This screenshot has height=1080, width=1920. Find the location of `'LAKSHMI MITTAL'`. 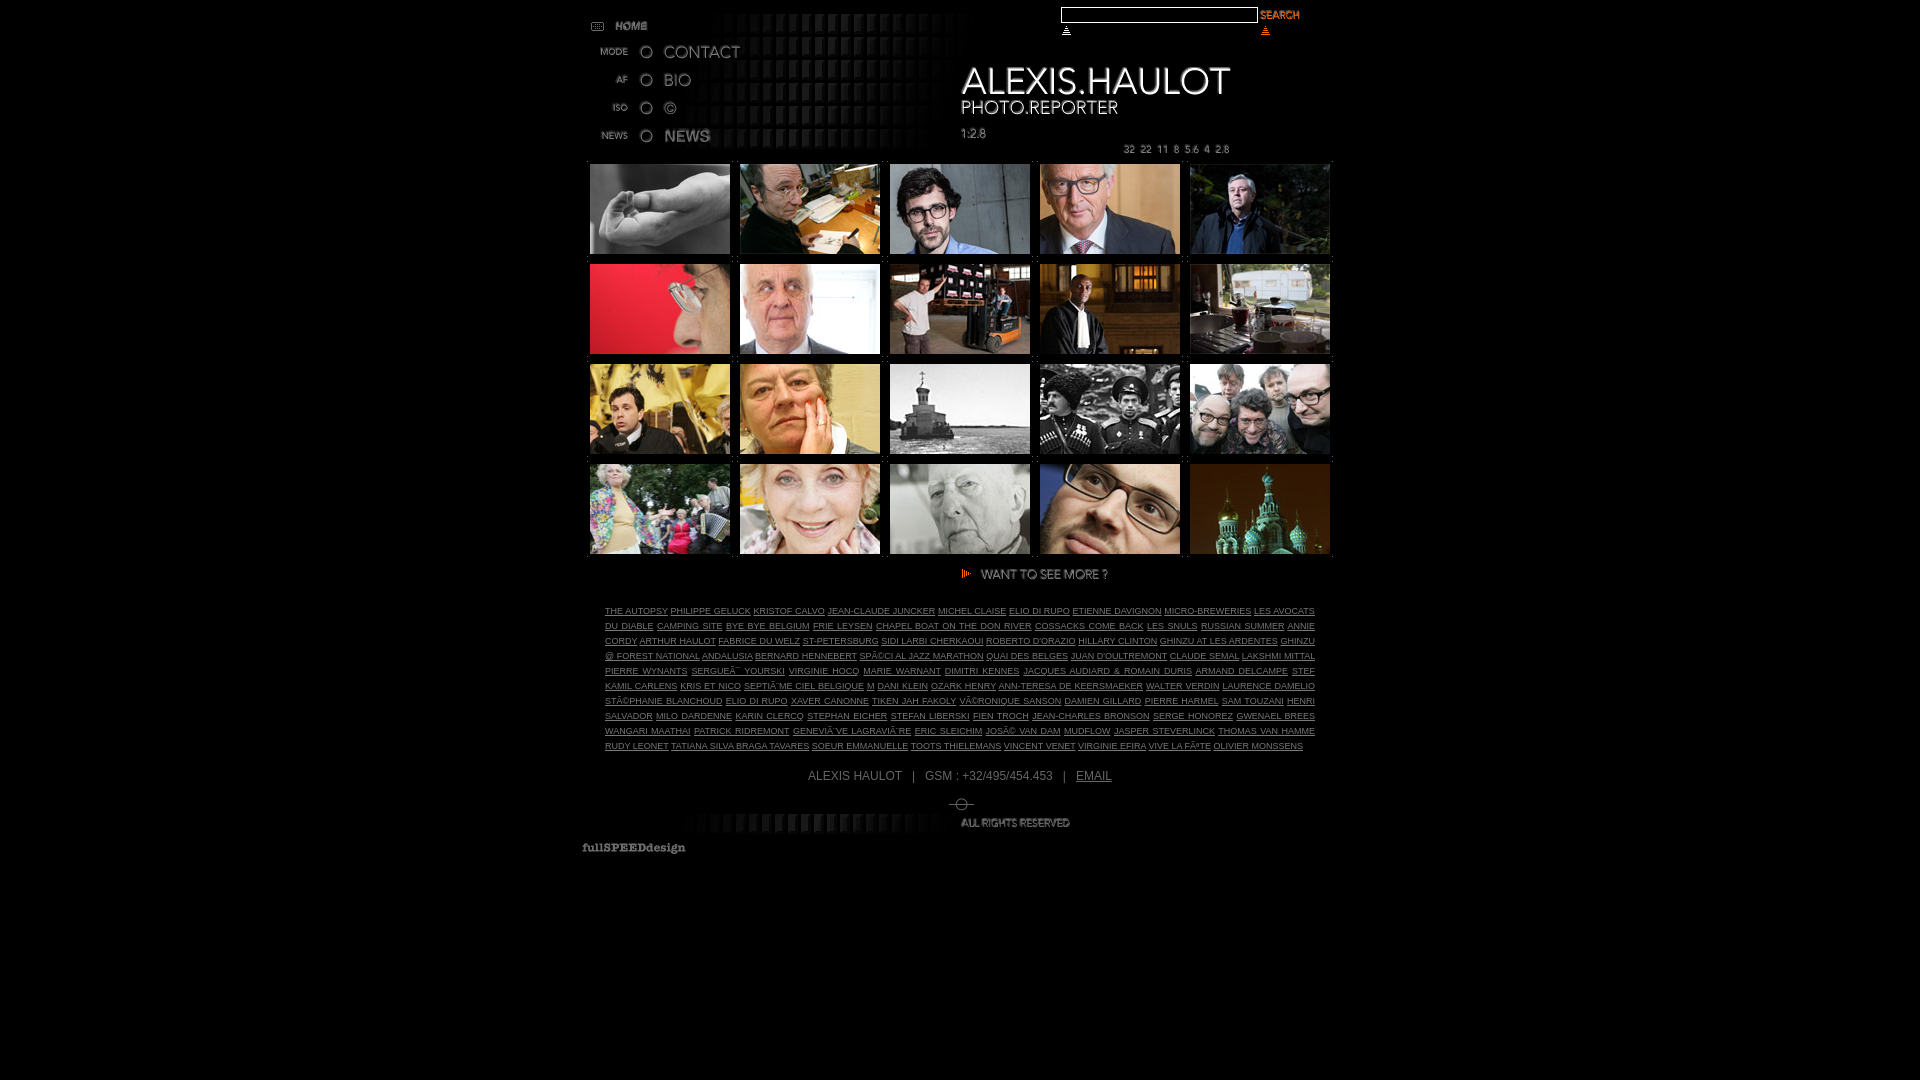

'LAKSHMI MITTAL' is located at coordinates (1241, 655).